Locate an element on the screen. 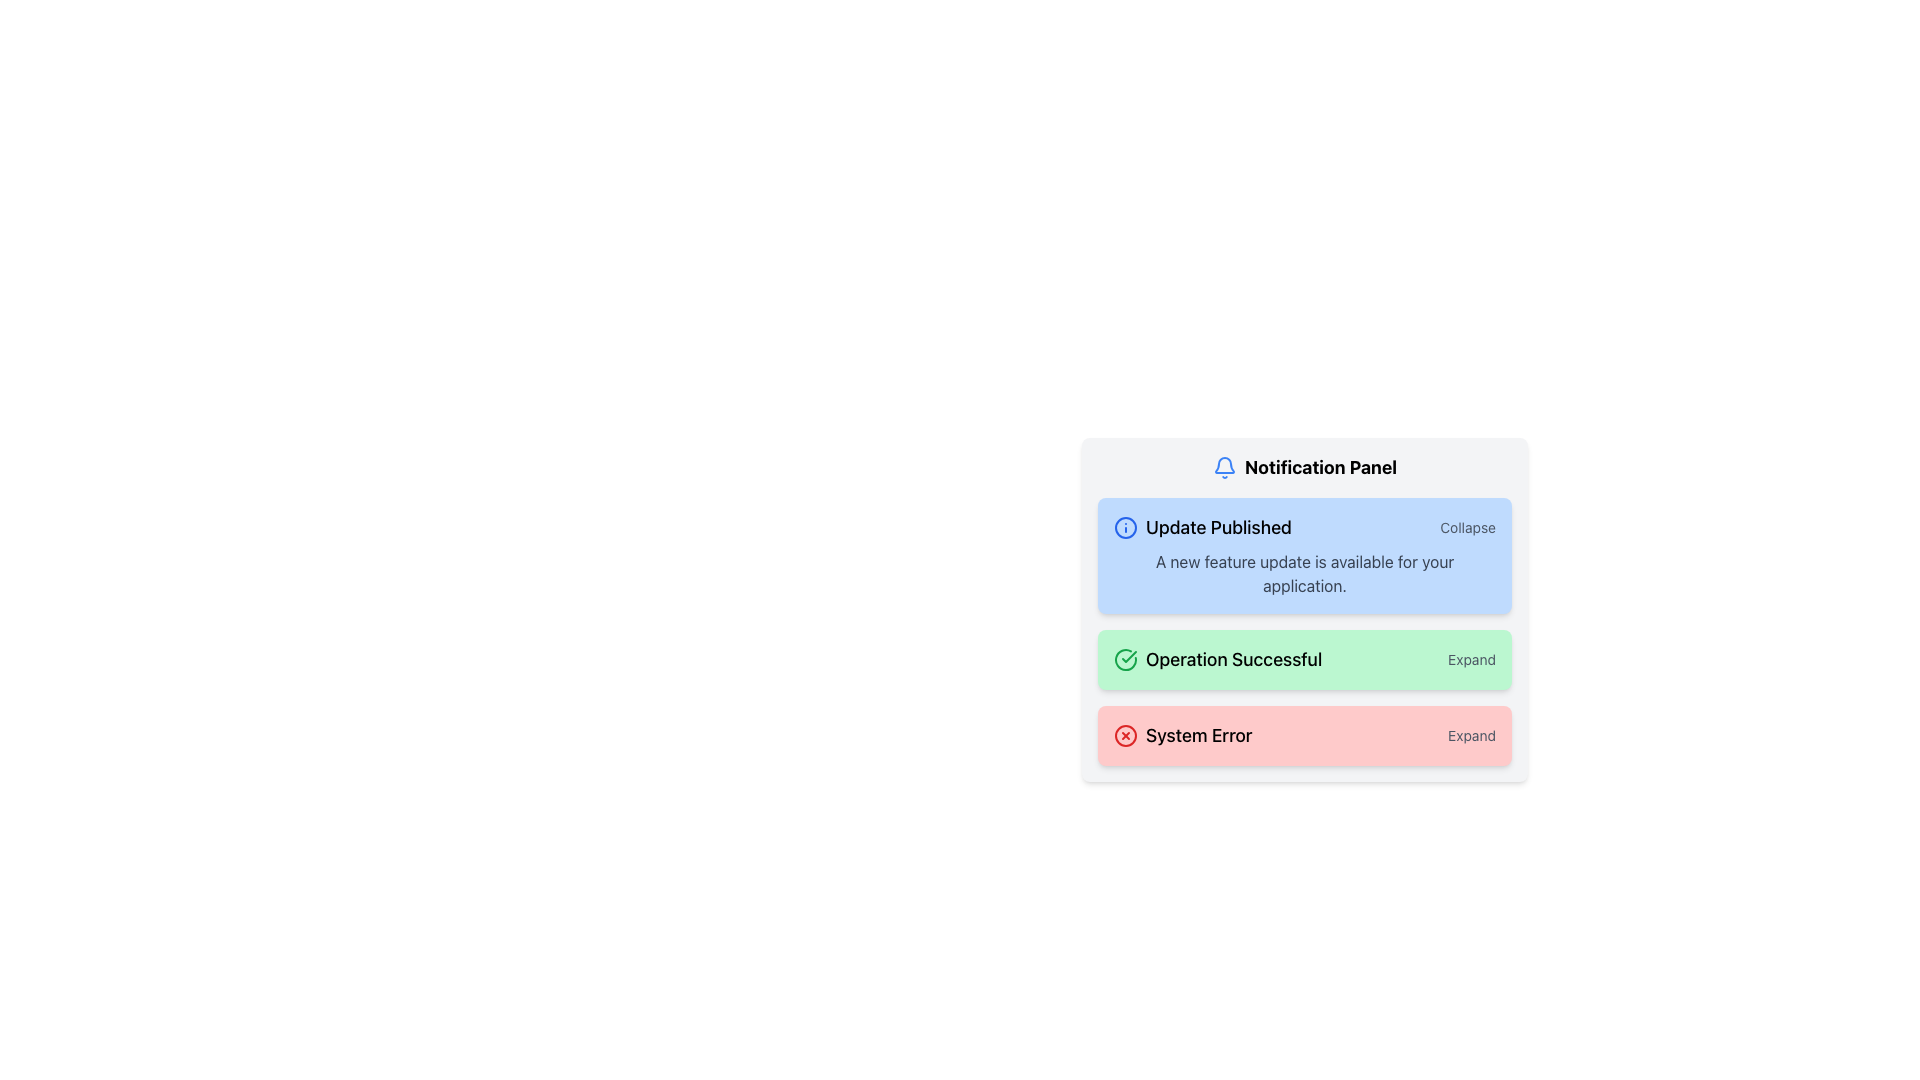  the information icon located to the left of the 'Update Published' text, which serves as a visual indicator for the update status is located at coordinates (1126, 527).